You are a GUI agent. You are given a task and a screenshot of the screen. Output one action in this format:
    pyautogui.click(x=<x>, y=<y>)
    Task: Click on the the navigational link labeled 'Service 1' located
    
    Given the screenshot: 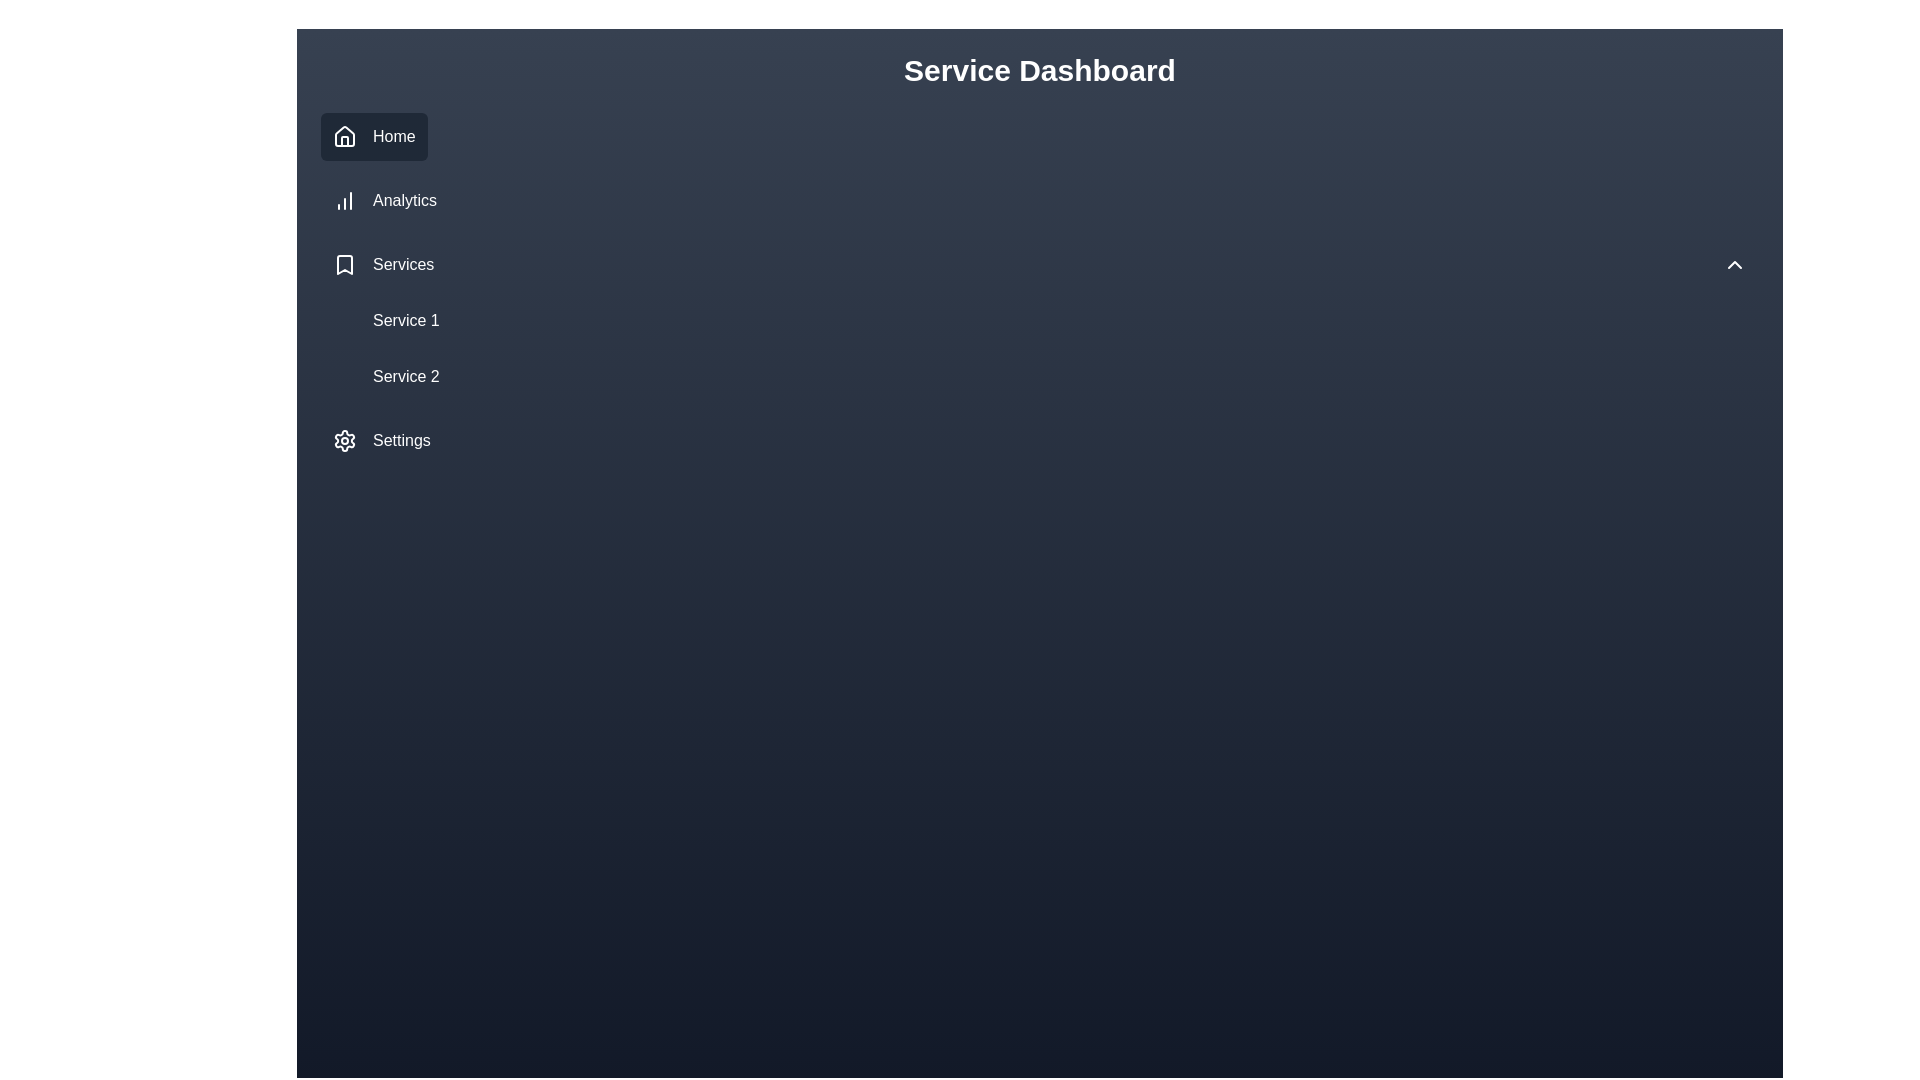 What is the action you would take?
    pyautogui.click(x=405, y=319)
    